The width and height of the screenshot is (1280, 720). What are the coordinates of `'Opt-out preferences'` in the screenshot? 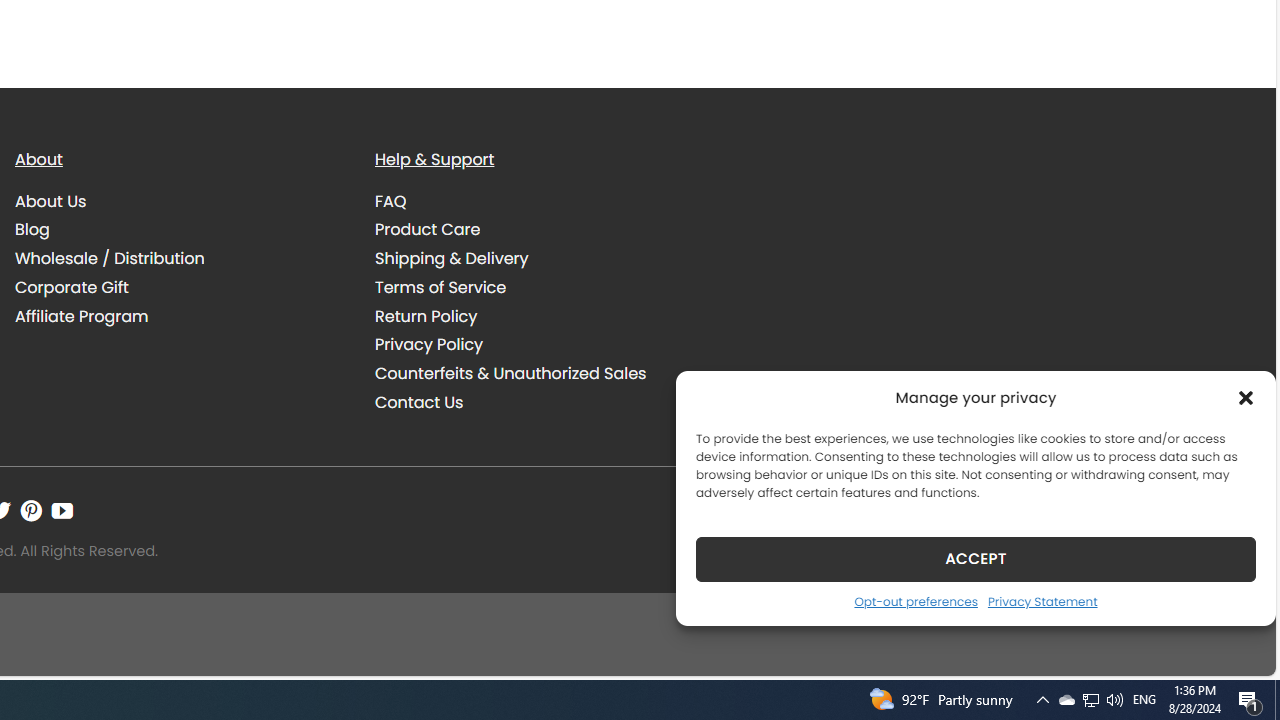 It's located at (914, 600).